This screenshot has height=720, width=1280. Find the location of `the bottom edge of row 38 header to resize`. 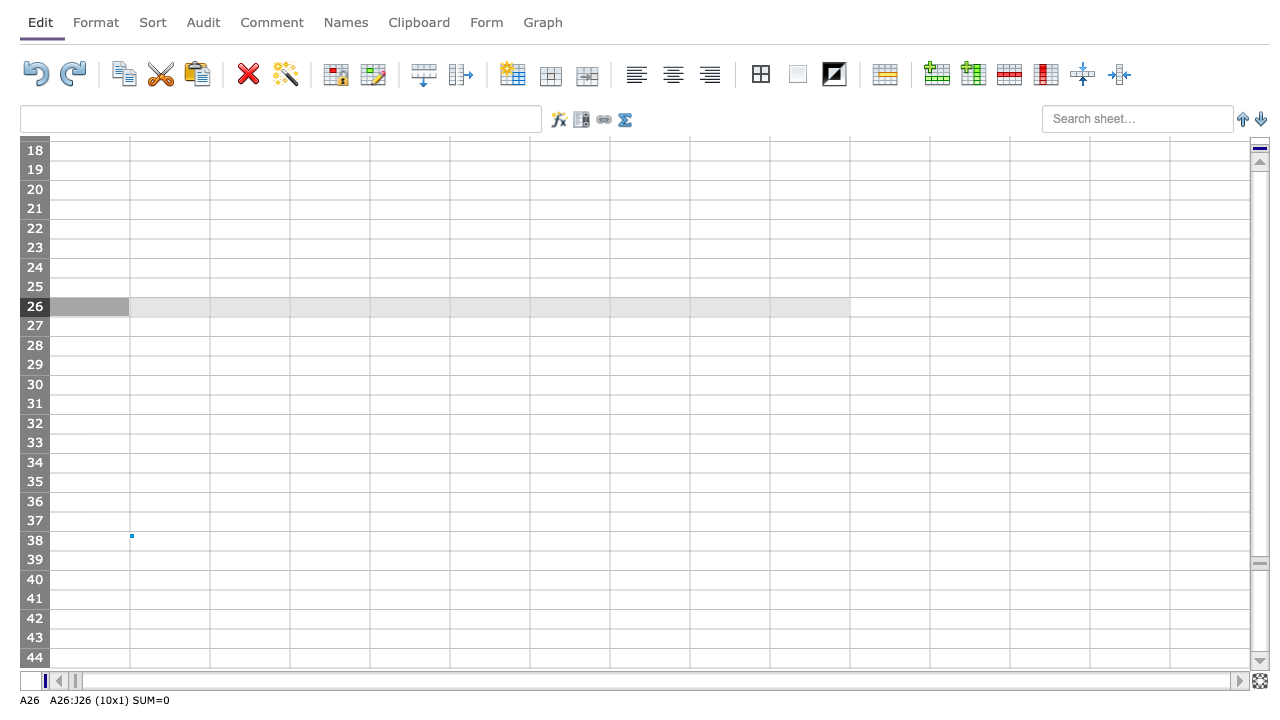

the bottom edge of row 38 header to resize is located at coordinates (34, 551).